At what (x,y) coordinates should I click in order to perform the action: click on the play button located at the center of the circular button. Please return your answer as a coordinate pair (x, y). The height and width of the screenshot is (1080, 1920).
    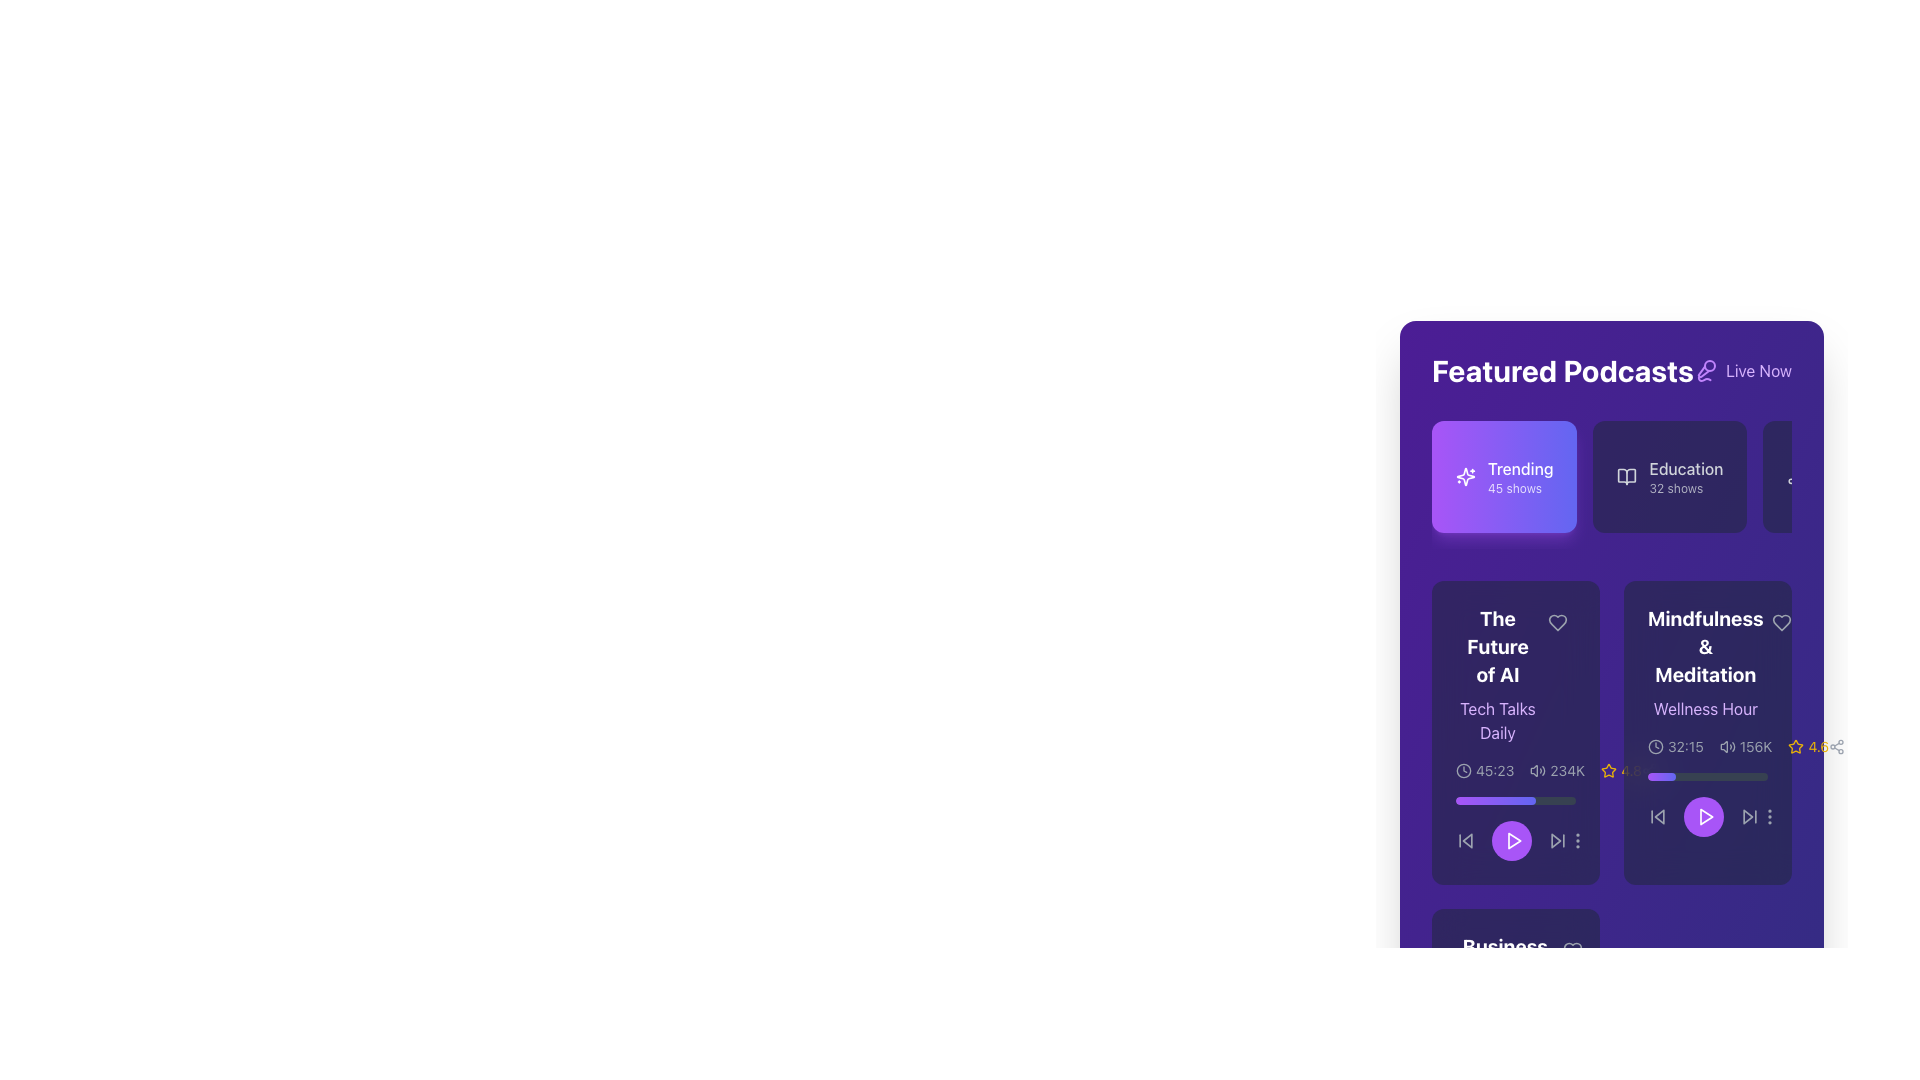
    Looking at the image, I should click on (1705, 817).